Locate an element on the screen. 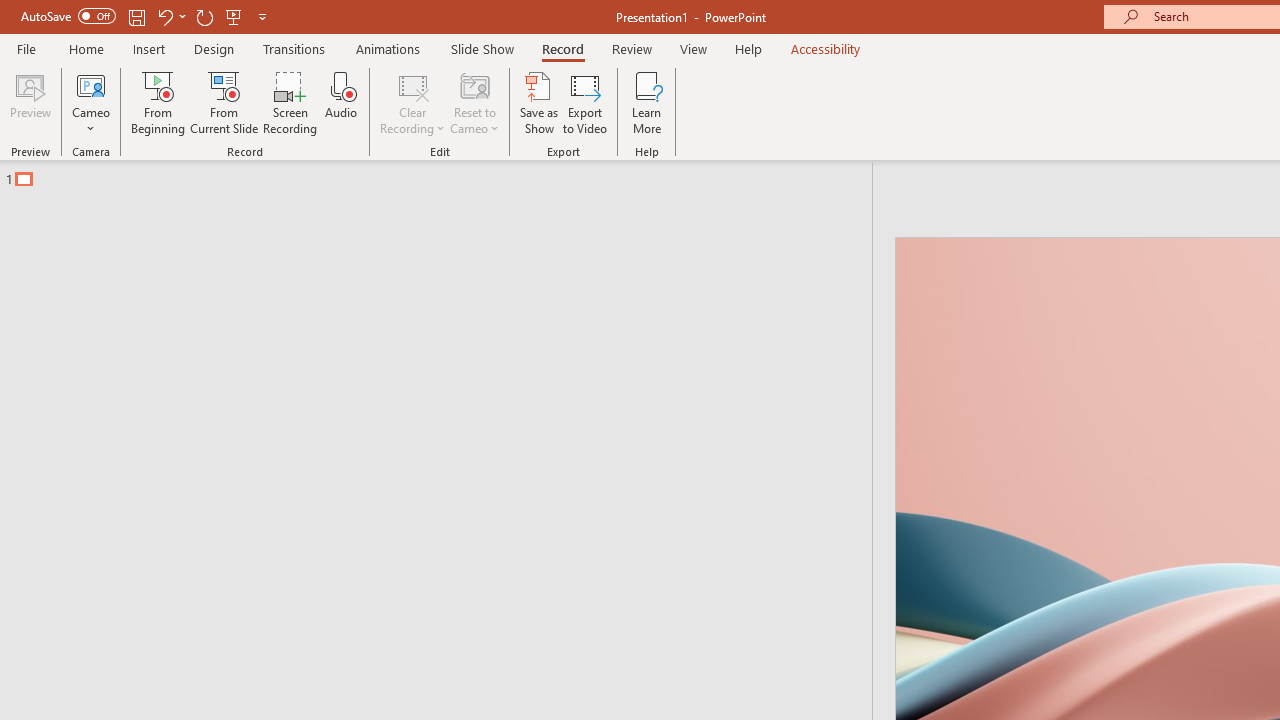  'Outline' is located at coordinates (444, 173).